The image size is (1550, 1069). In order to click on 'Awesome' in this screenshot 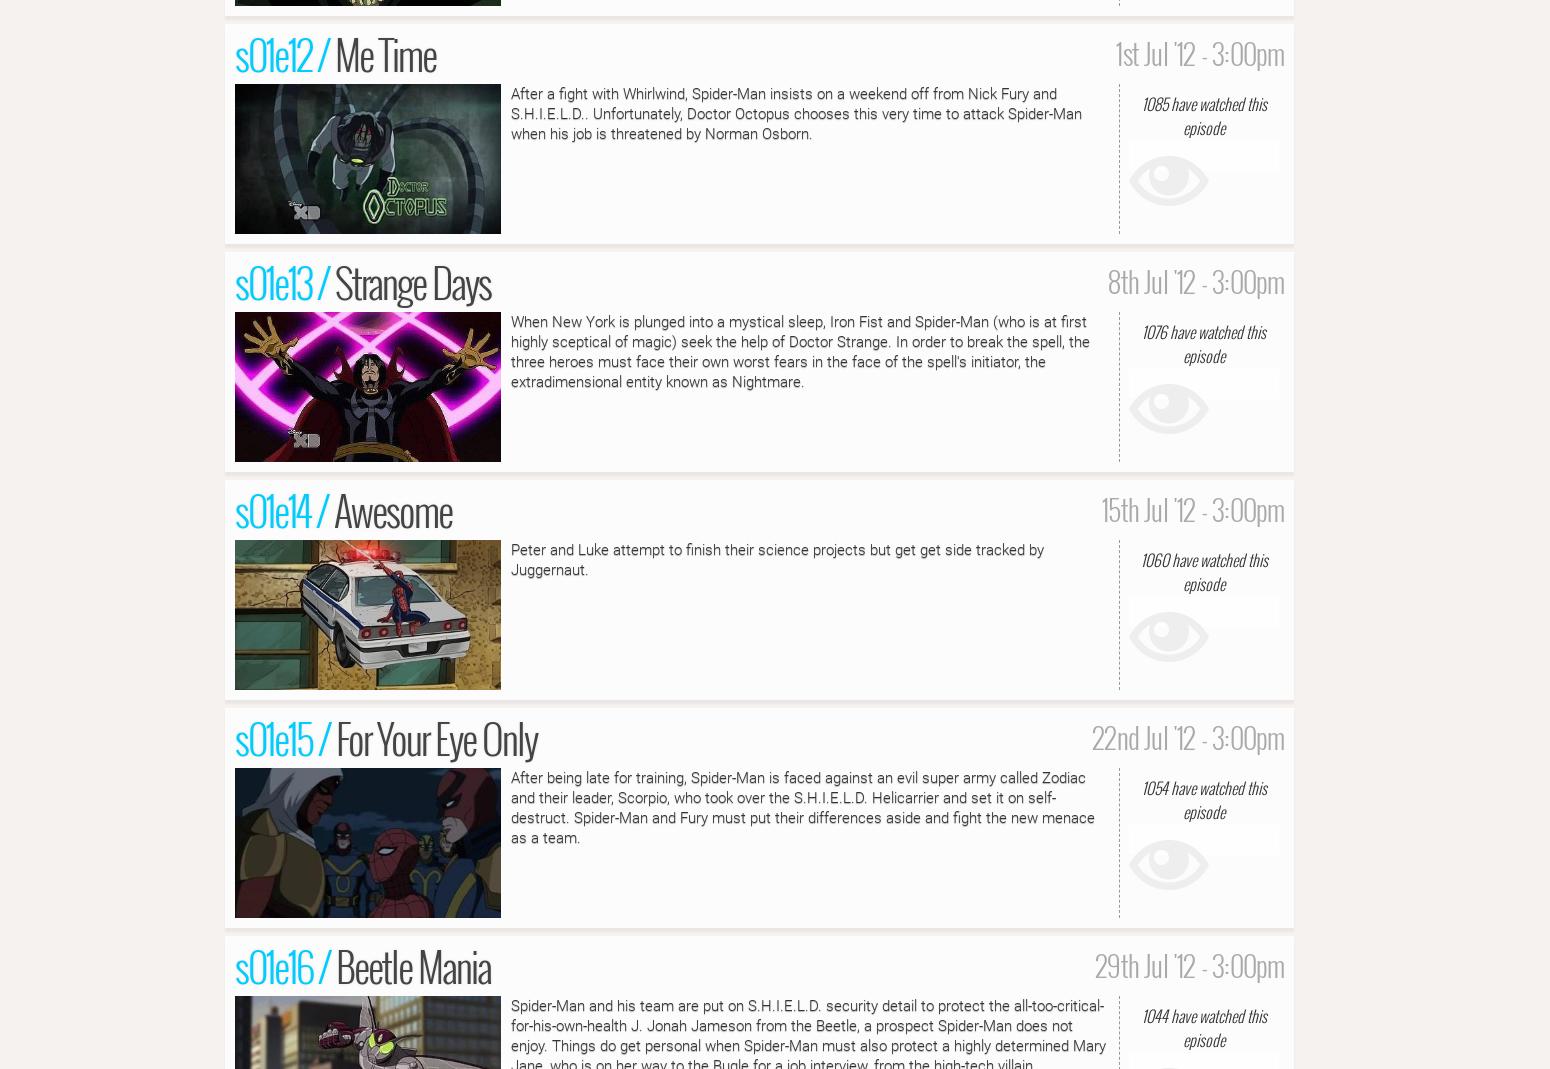, I will do `click(392, 507)`.